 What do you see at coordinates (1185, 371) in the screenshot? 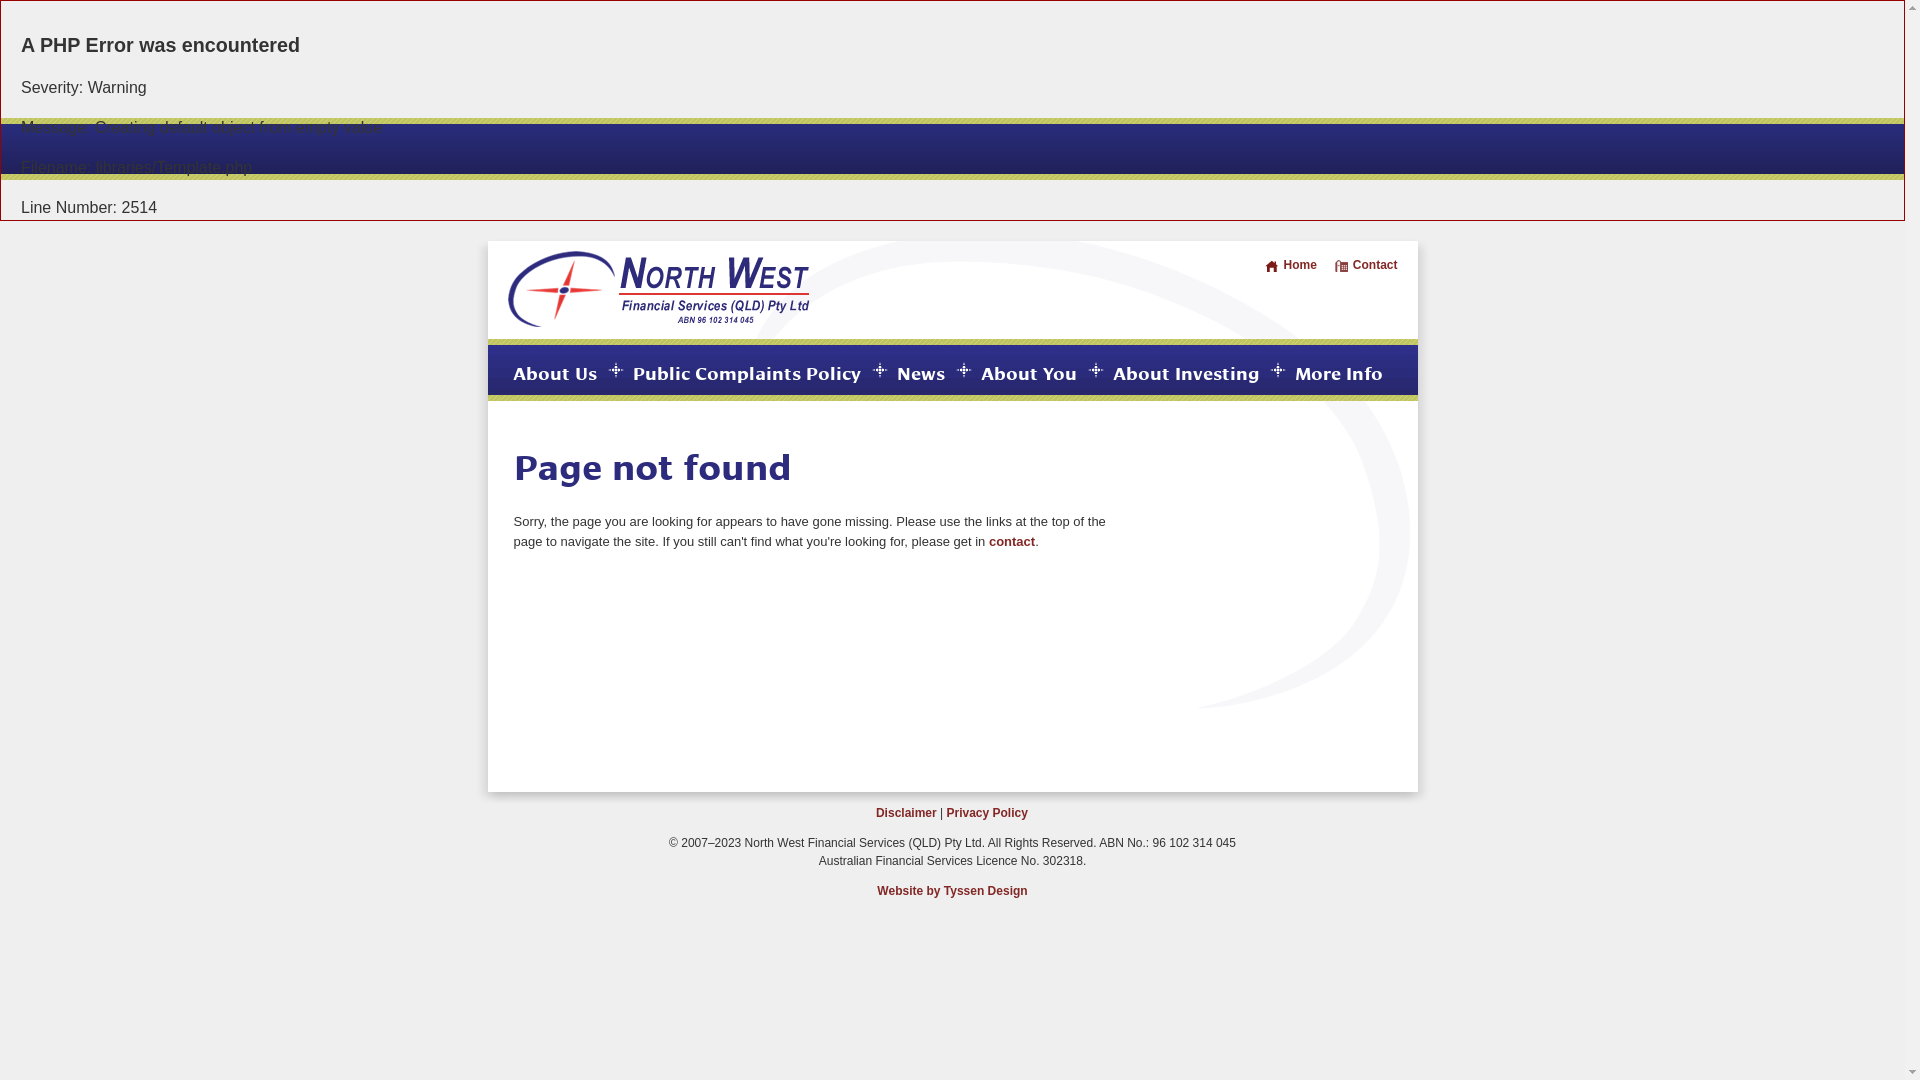
I see `'About Investing'` at bounding box center [1185, 371].